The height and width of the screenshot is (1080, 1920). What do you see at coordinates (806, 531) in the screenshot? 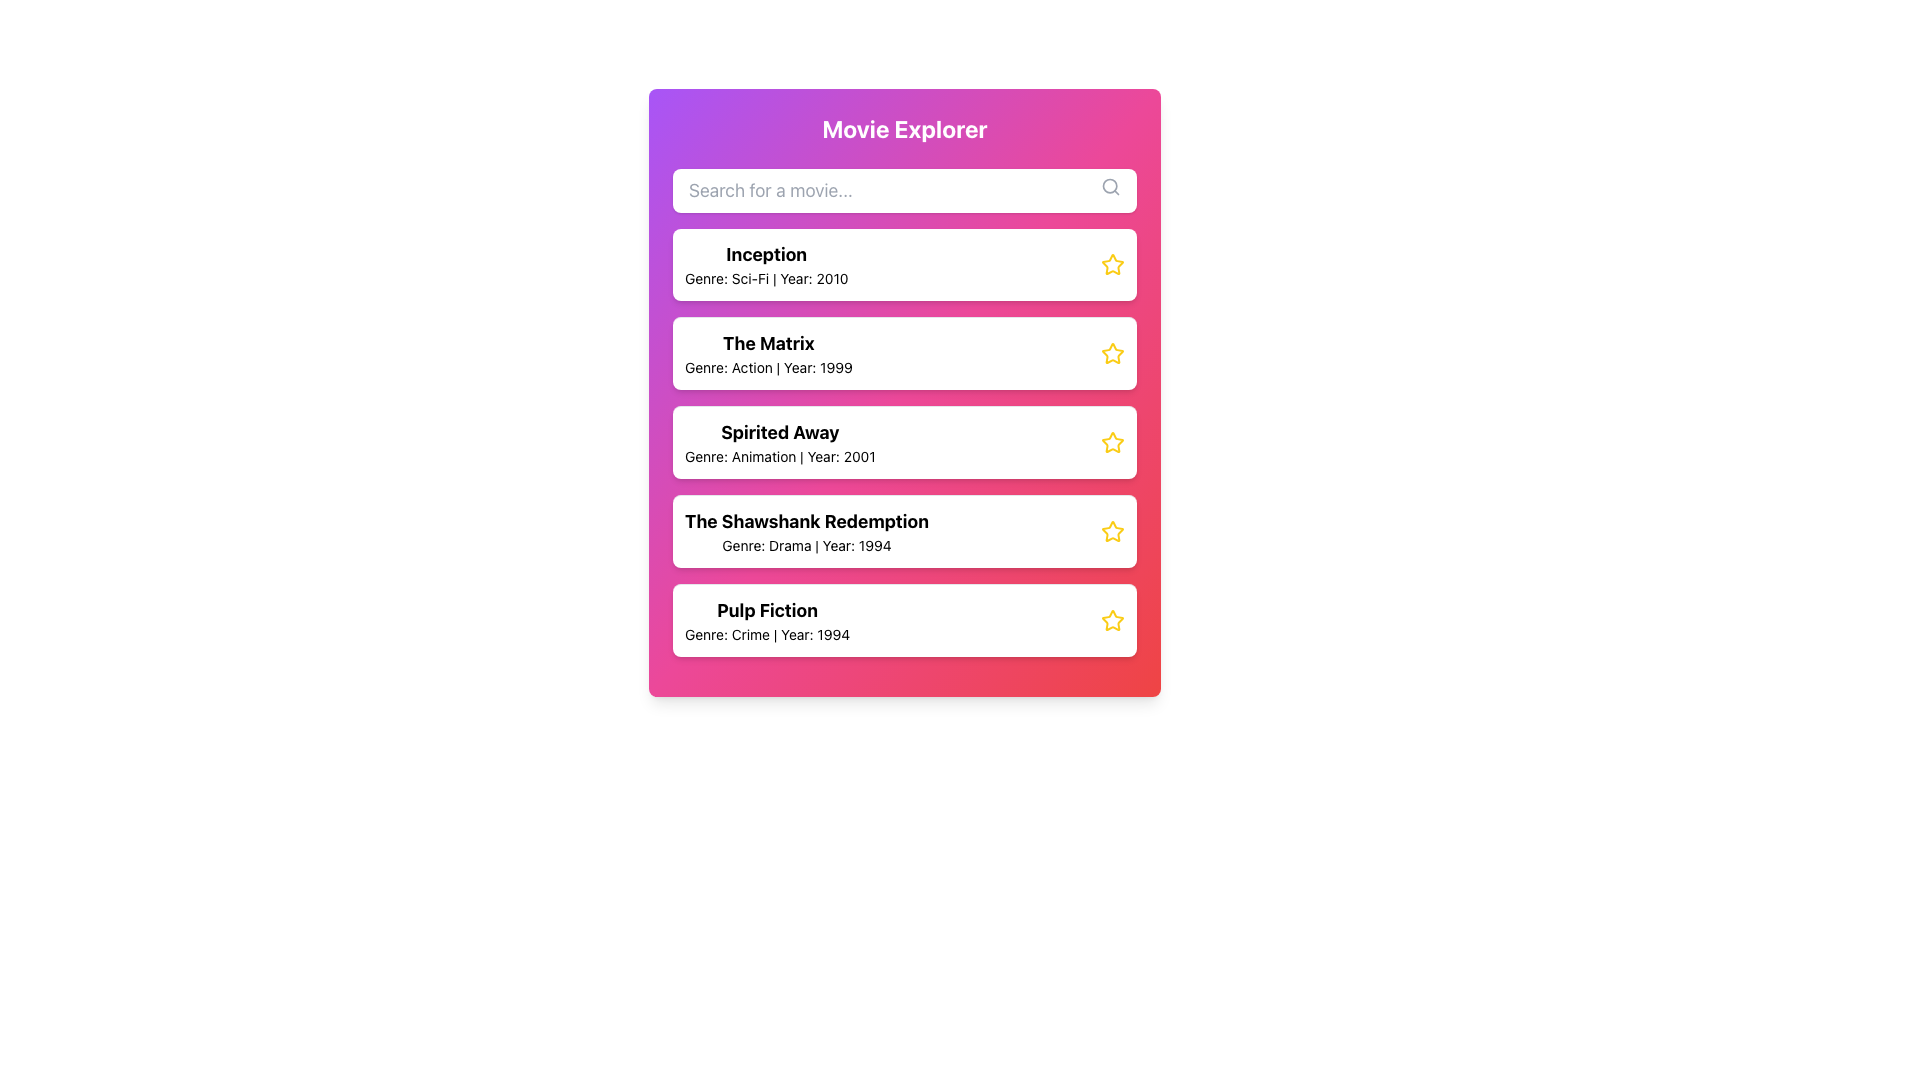
I see `the text block displaying 'The Shawshank Redemption' in bold, located in the third card of the 'Movie Explorer' section, which is between 'Spirited Away' and 'Pulp Fiction'` at bounding box center [806, 531].